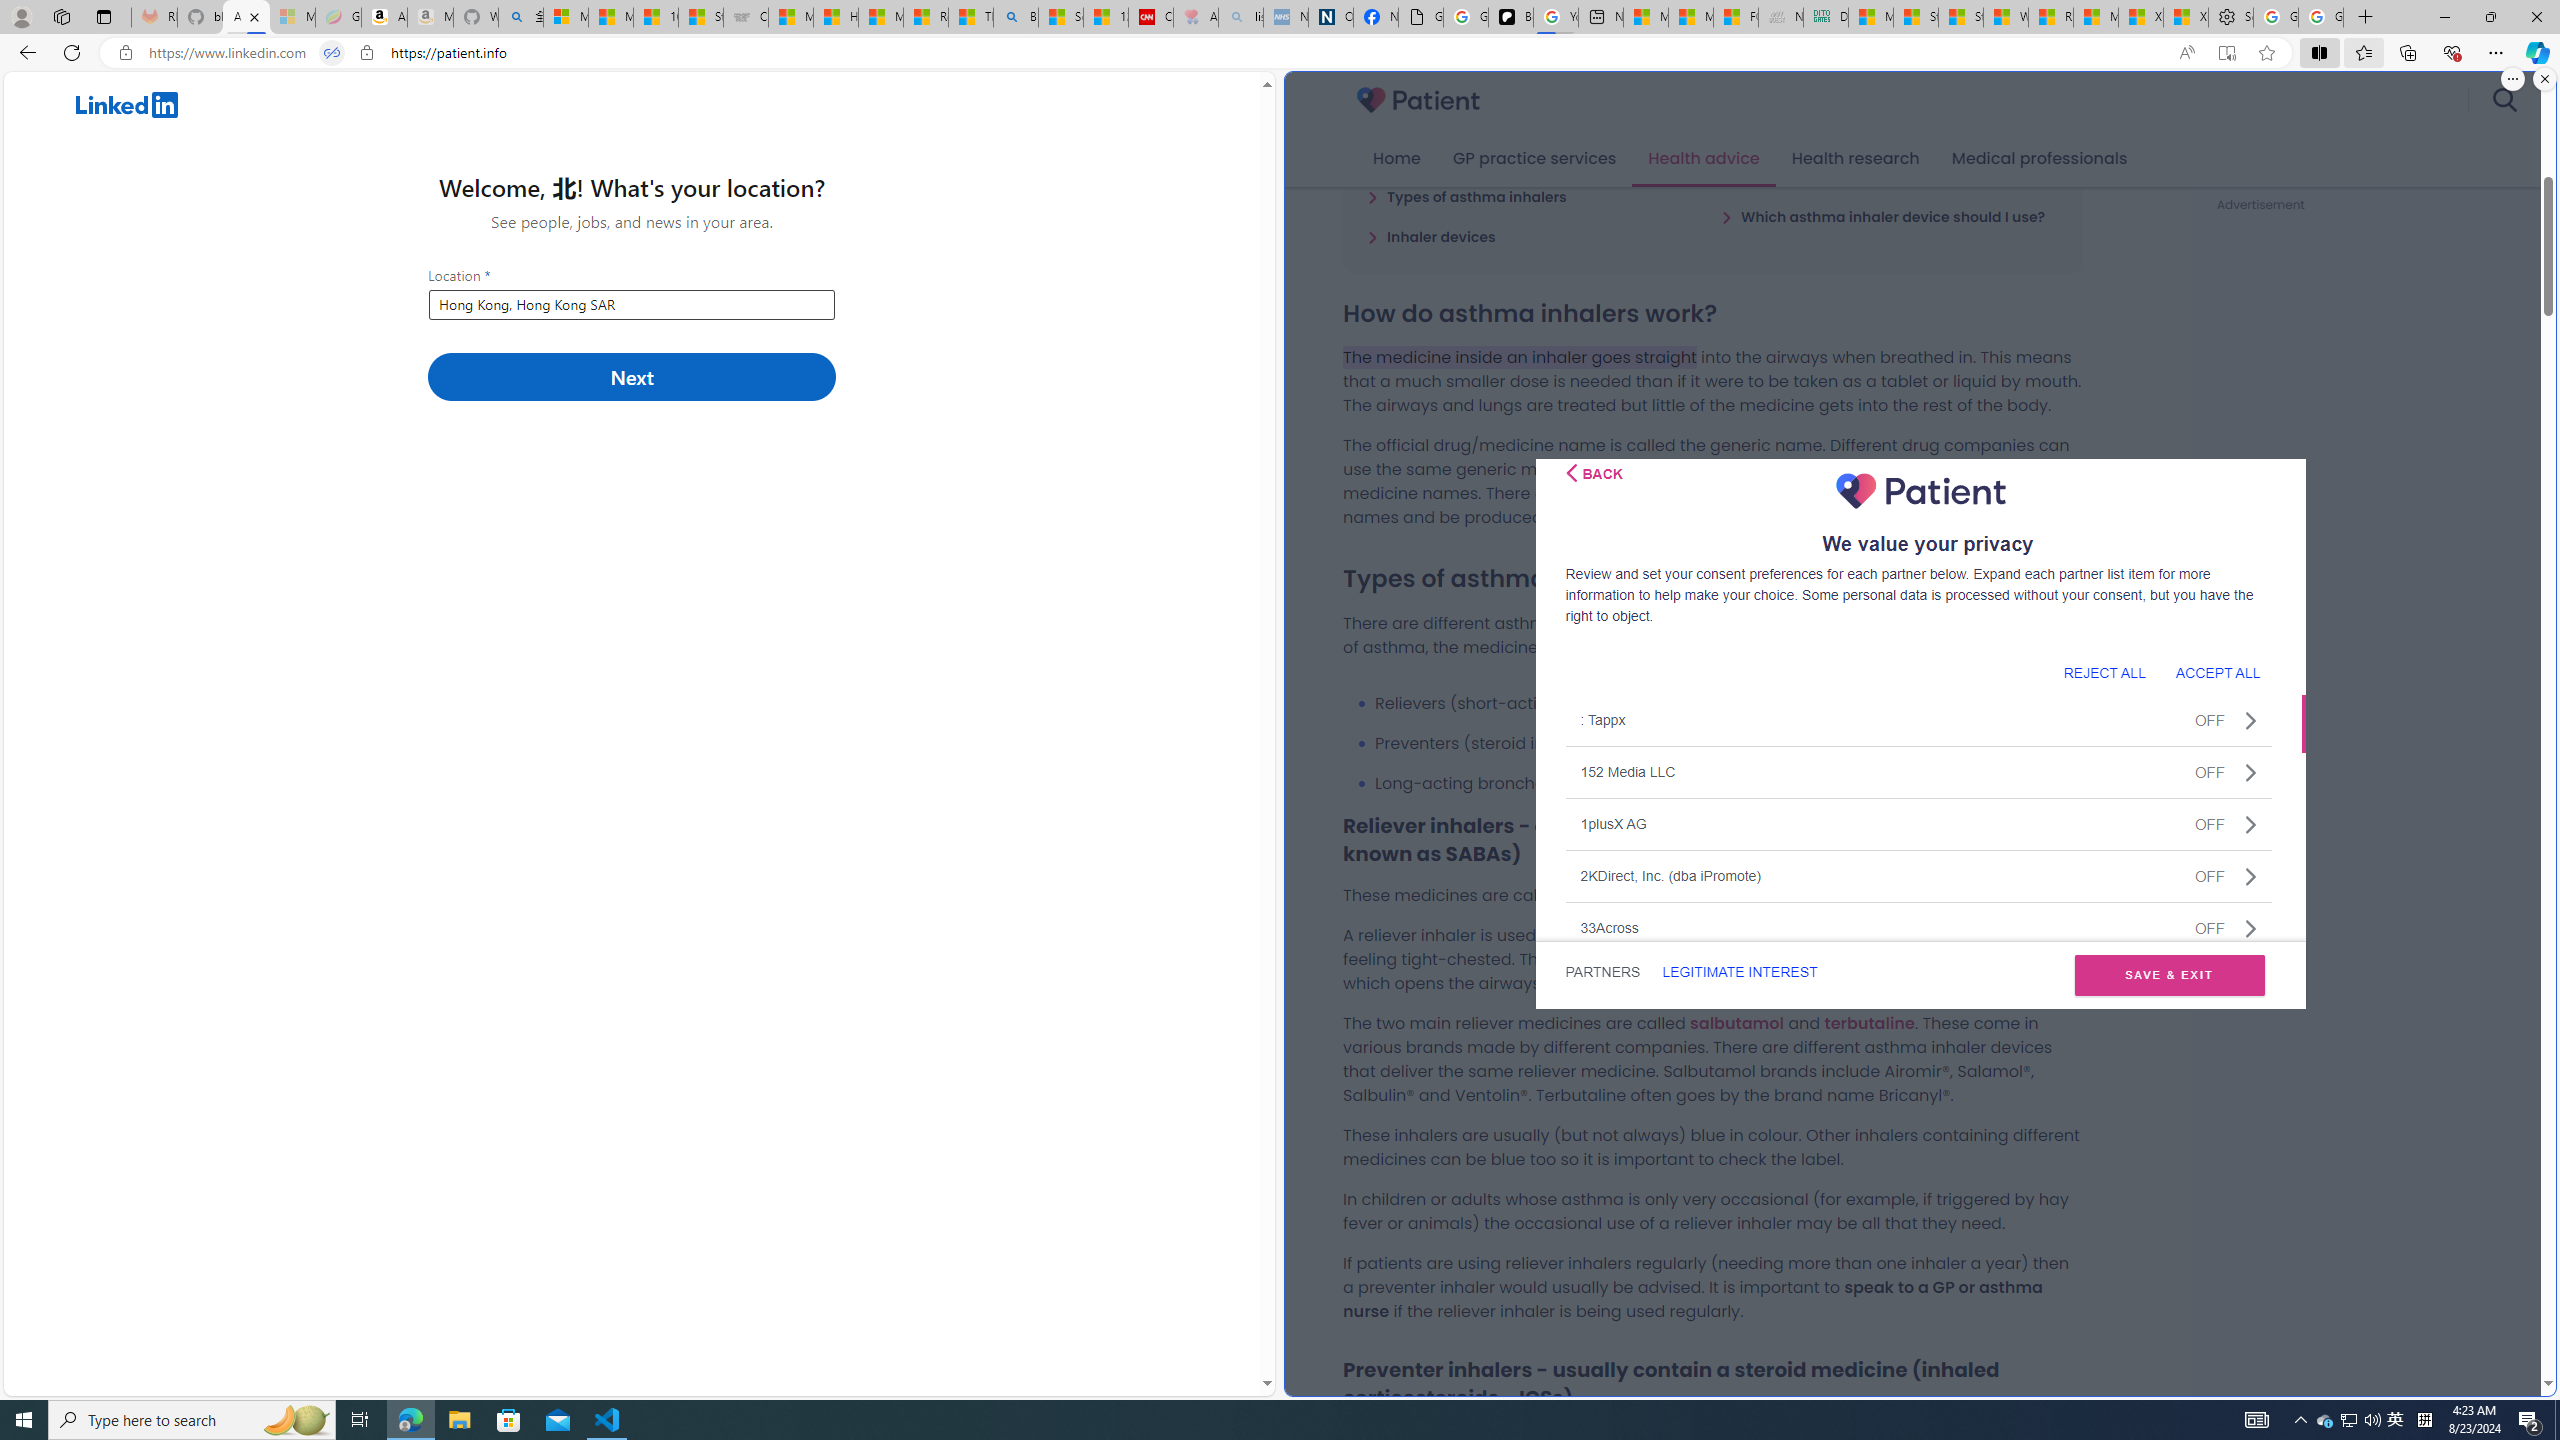 The height and width of the screenshot is (1440, 2560). What do you see at coordinates (1104, 16) in the screenshot?
I see `'12 Popular Science Lies that Must be Corrected'` at bounding box center [1104, 16].